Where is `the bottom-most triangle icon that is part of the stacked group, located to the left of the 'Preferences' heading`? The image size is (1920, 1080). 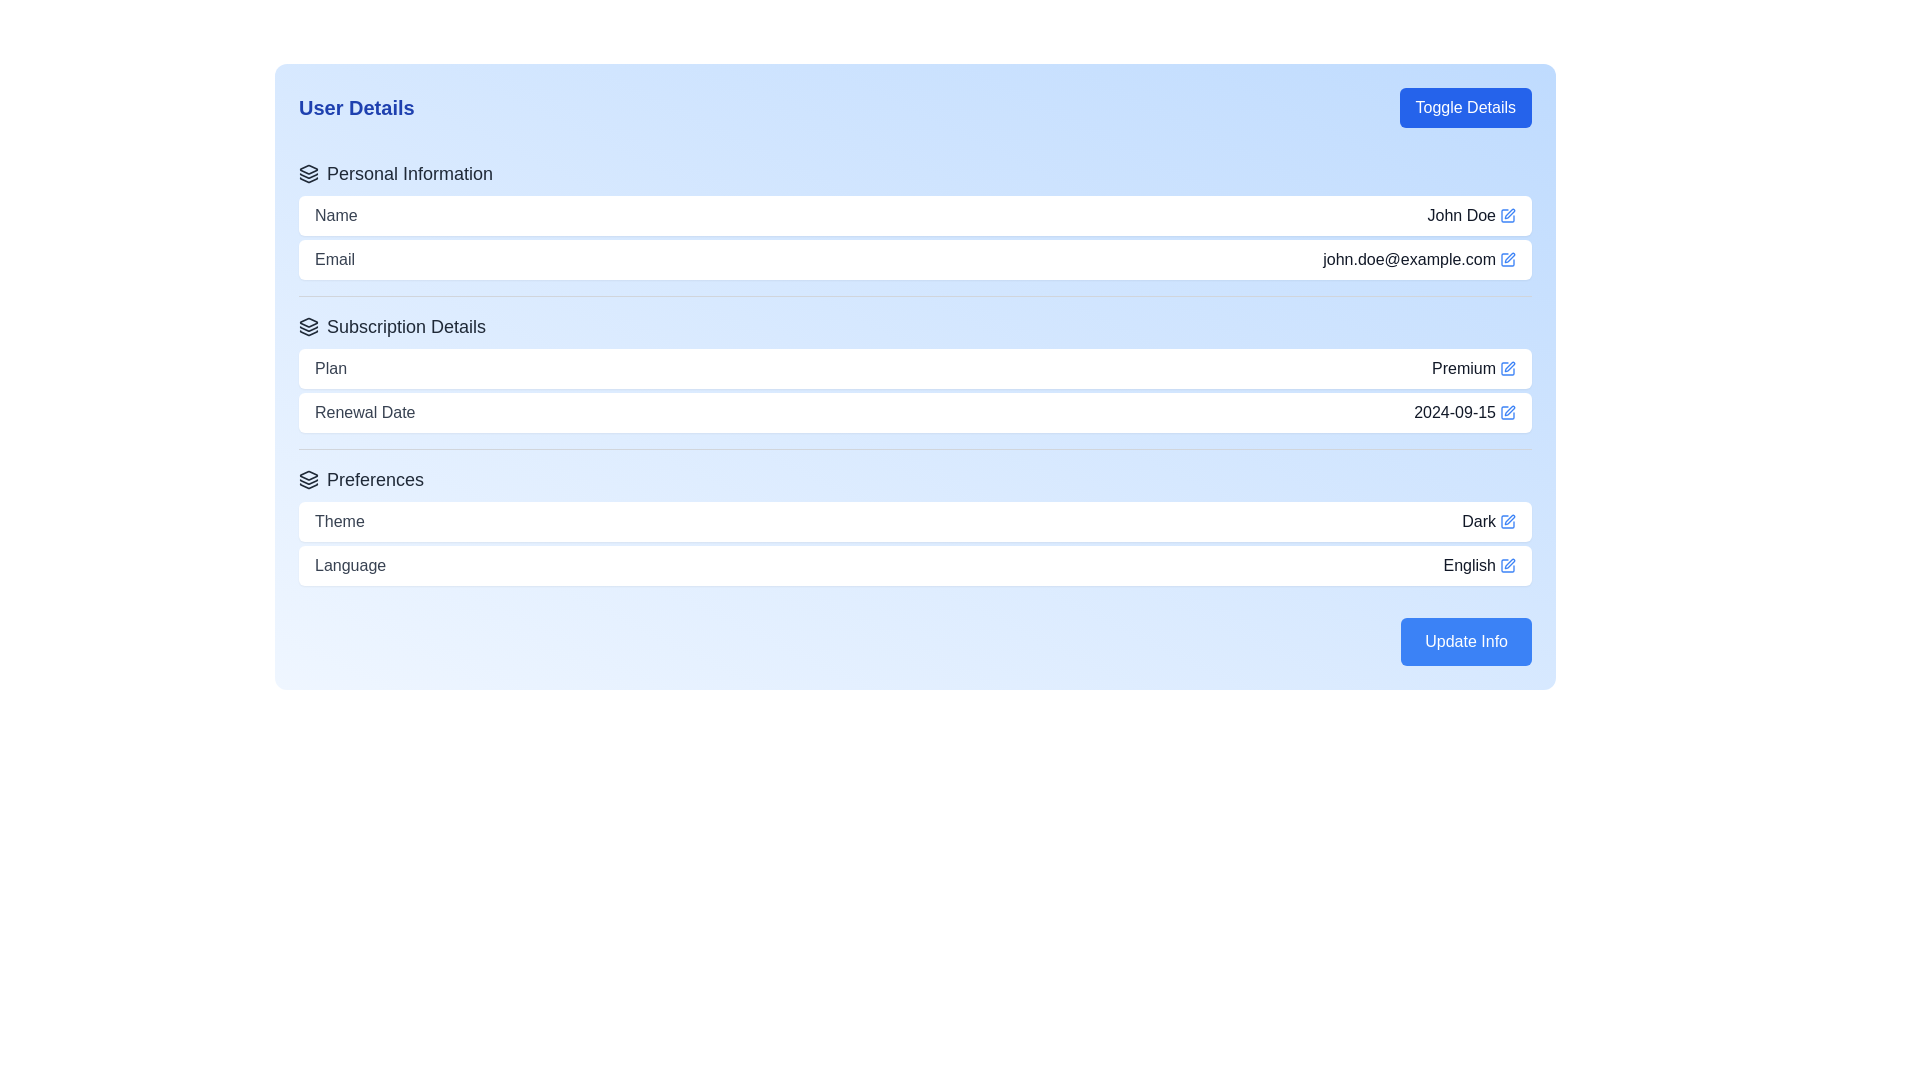 the bottom-most triangle icon that is part of the stacked group, located to the left of the 'Preferences' heading is located at coordinates (307, 486).